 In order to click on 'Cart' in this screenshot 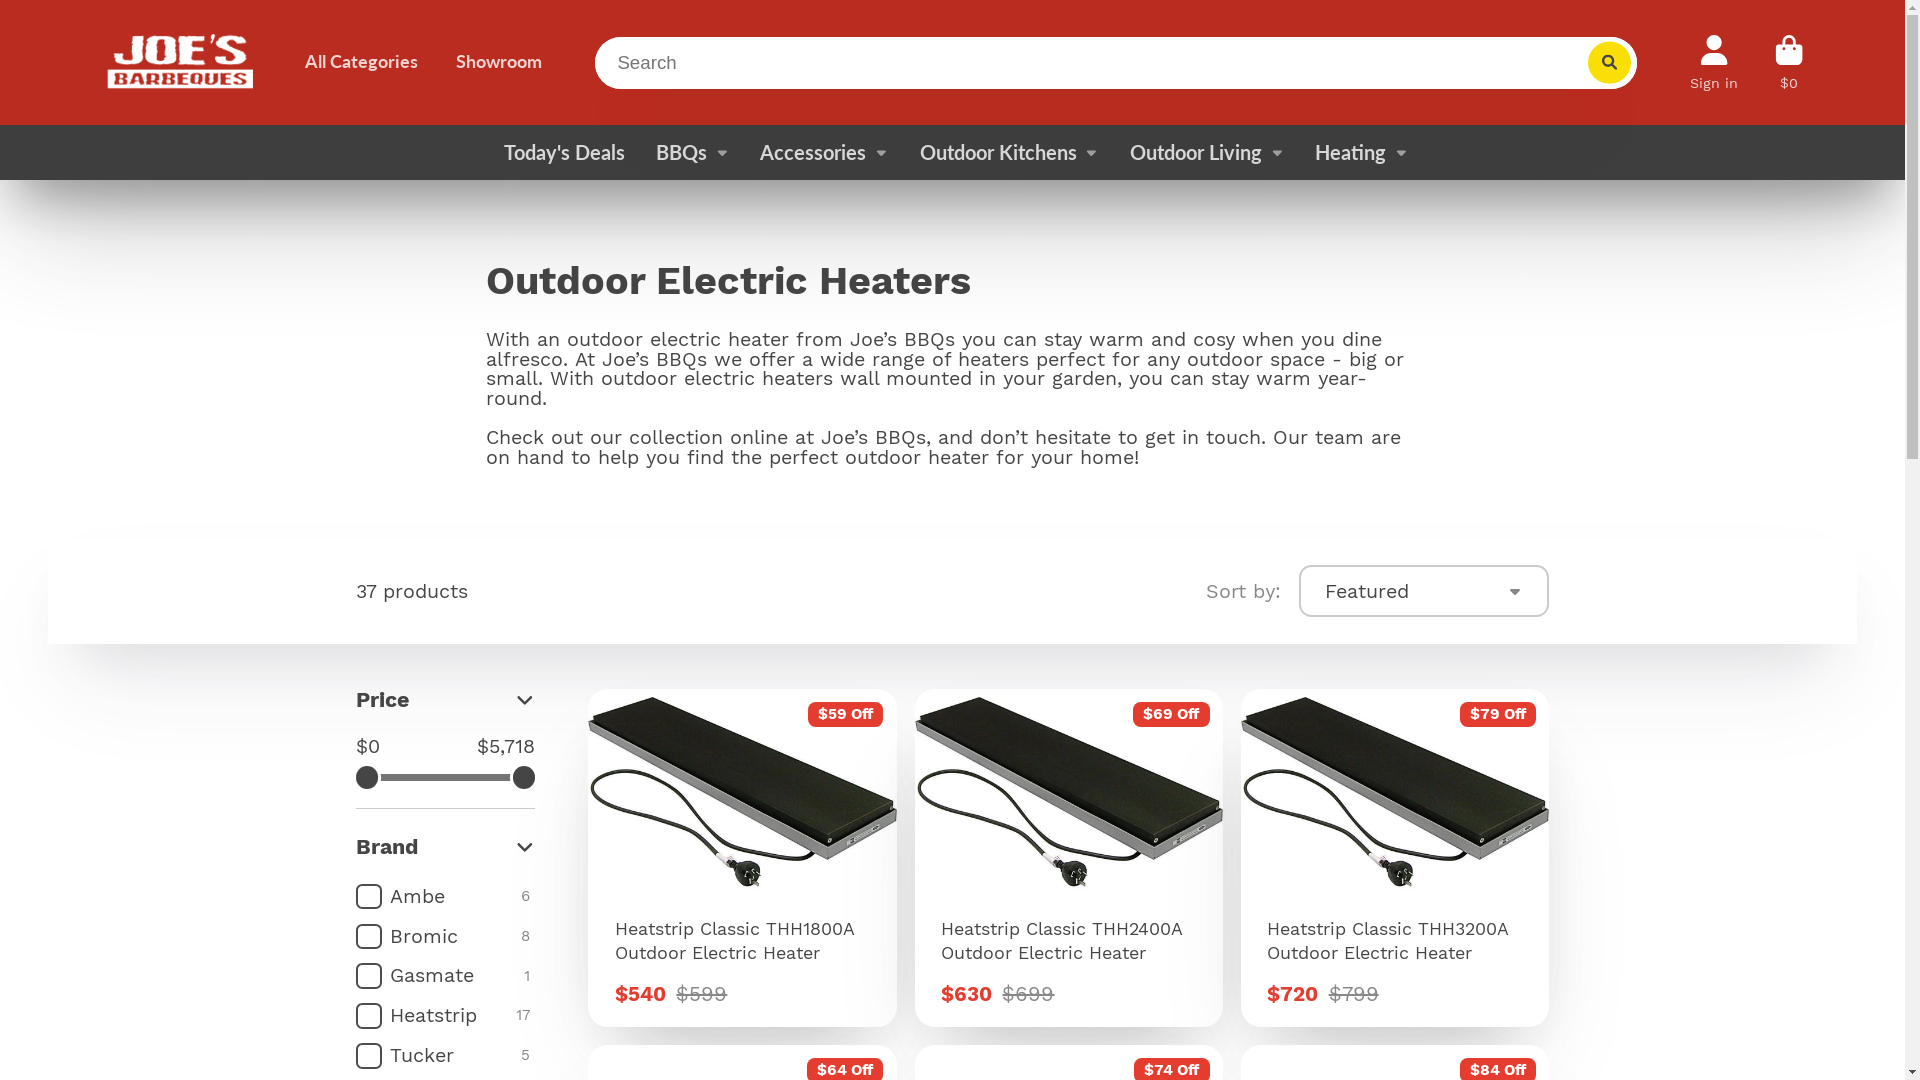, I will do `click(1789, 61)`.